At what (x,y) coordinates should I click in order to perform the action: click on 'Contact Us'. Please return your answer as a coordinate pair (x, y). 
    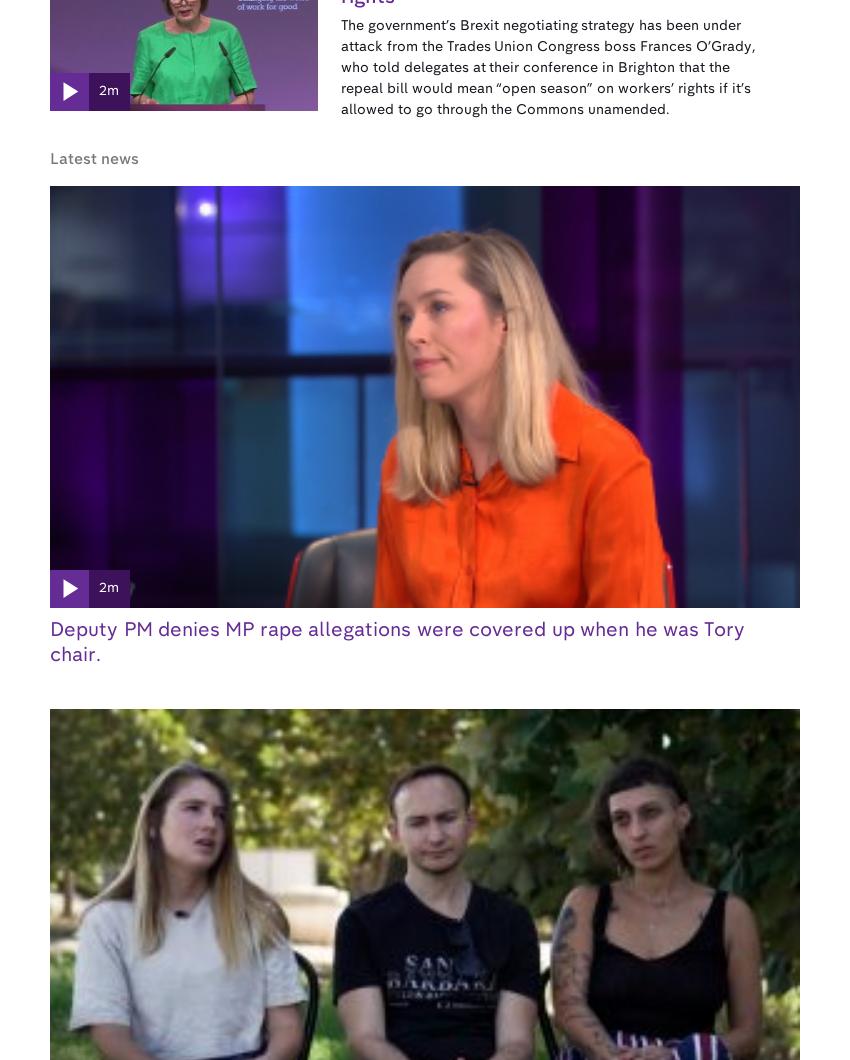
    Looking at the image, I should click on (167, 814).